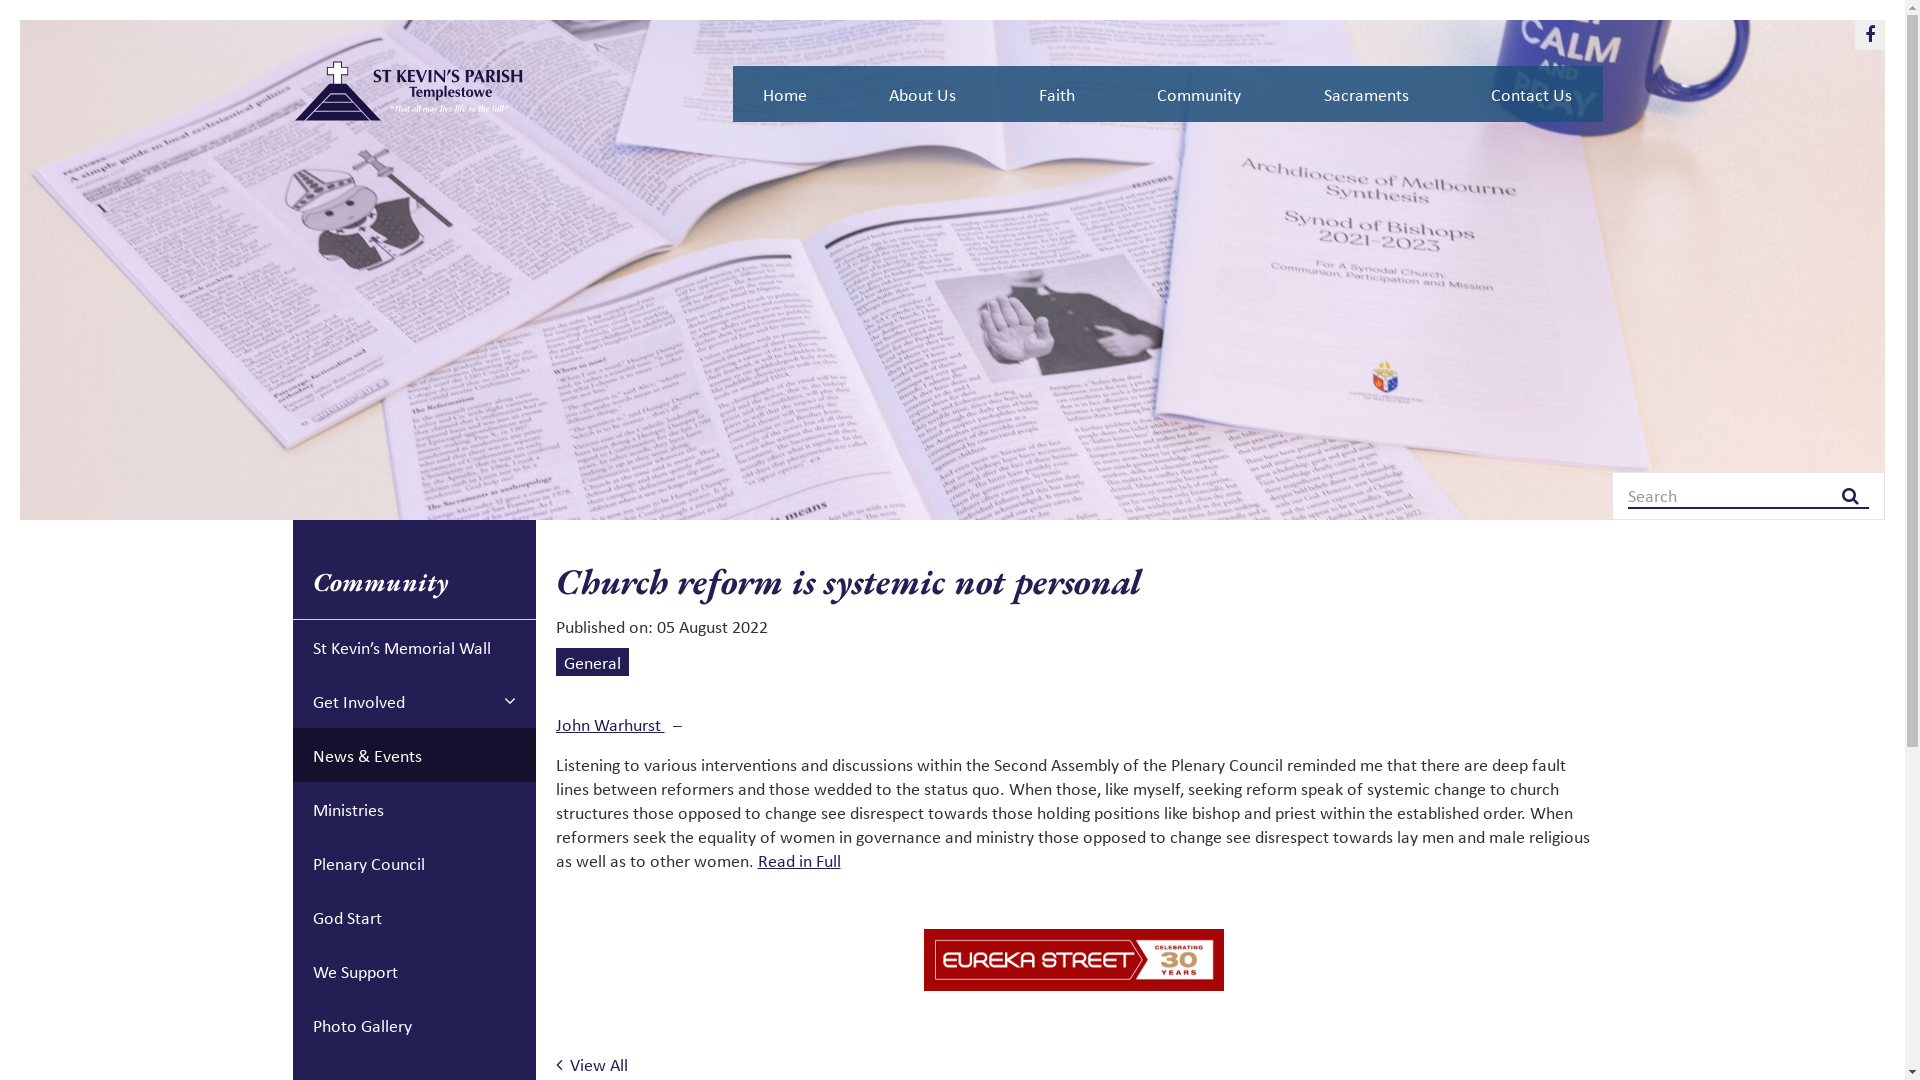 The width and height of the screenshot is (1920, 1080). I want to click on 'General', so click(591, 662).